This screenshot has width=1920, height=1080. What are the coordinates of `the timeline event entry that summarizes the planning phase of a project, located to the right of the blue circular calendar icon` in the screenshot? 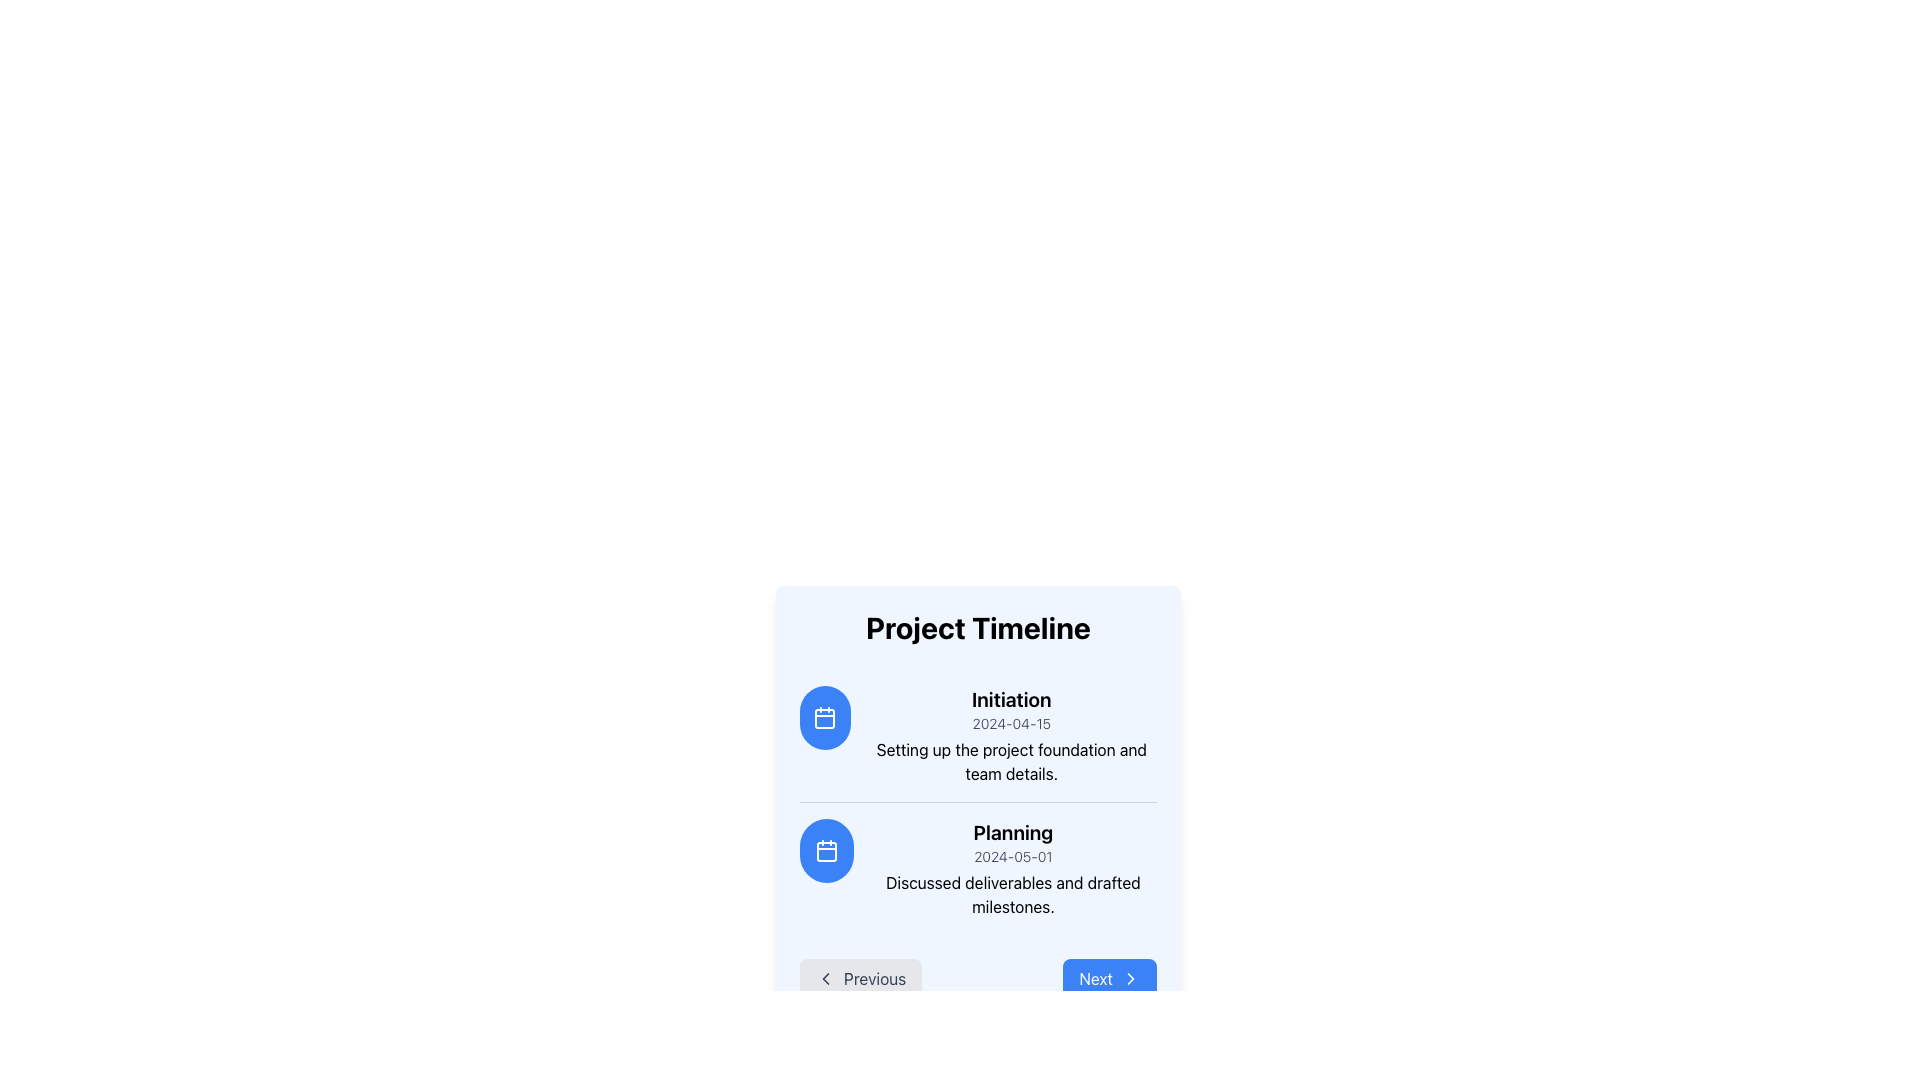 It's located at (1013, 867).